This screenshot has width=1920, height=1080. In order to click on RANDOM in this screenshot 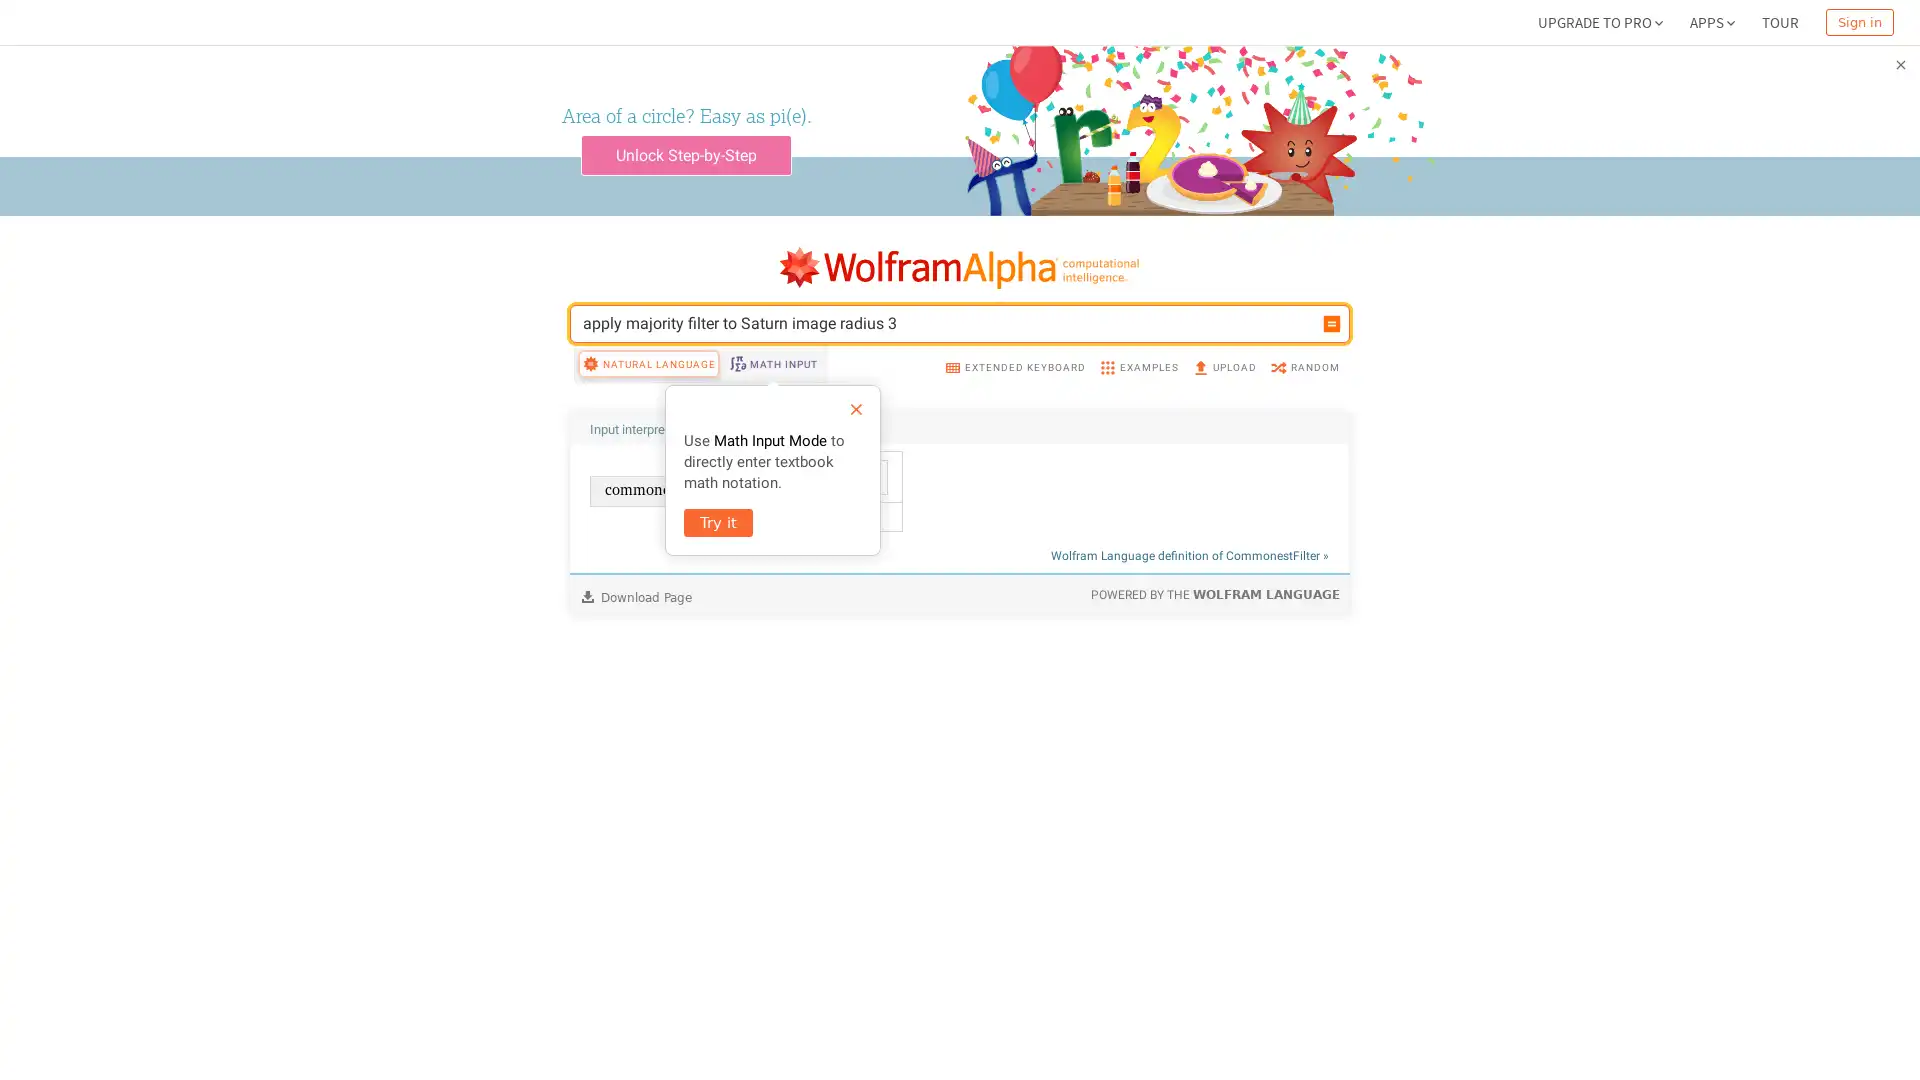, I will do `click(1304, 405)`.